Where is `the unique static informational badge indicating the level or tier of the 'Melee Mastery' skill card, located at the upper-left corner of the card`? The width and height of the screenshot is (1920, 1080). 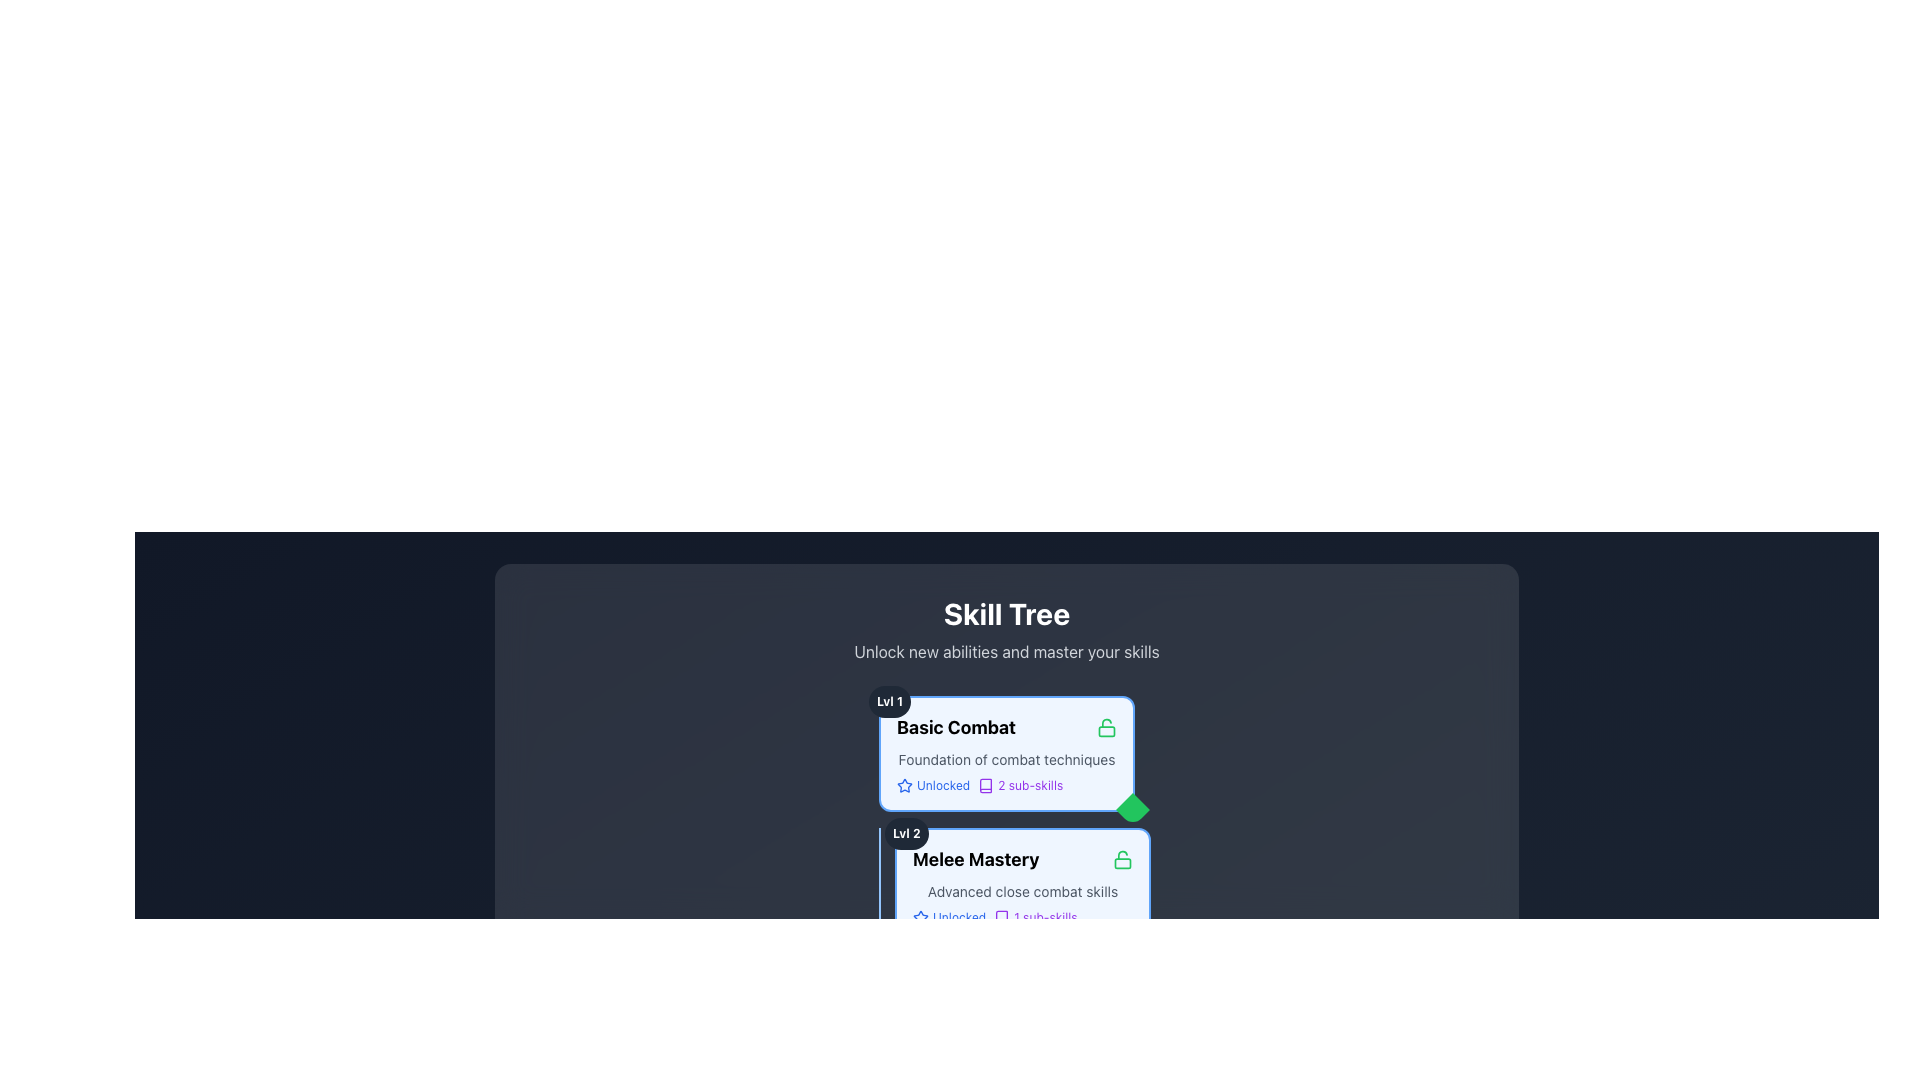 the unique static informational badge indicating the level or tier of the 'Melee Mastery' skill card, located at the upper-left corner of the card is located at coordinates (905, 833).